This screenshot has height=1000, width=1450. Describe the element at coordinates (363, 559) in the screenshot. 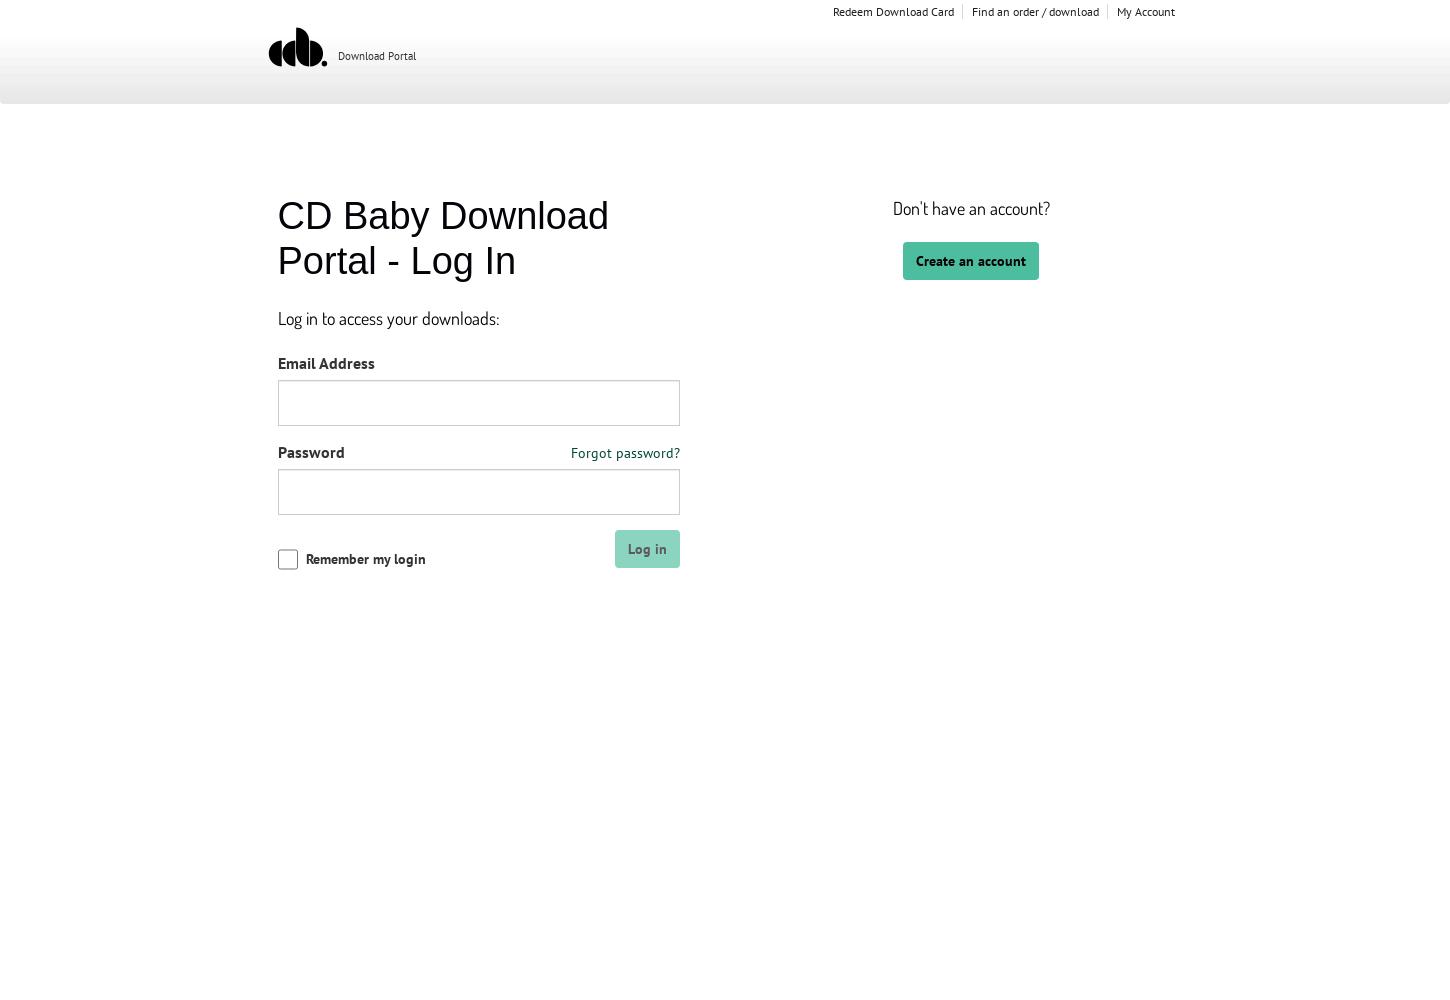

I see `'Remember my login'` at that location.